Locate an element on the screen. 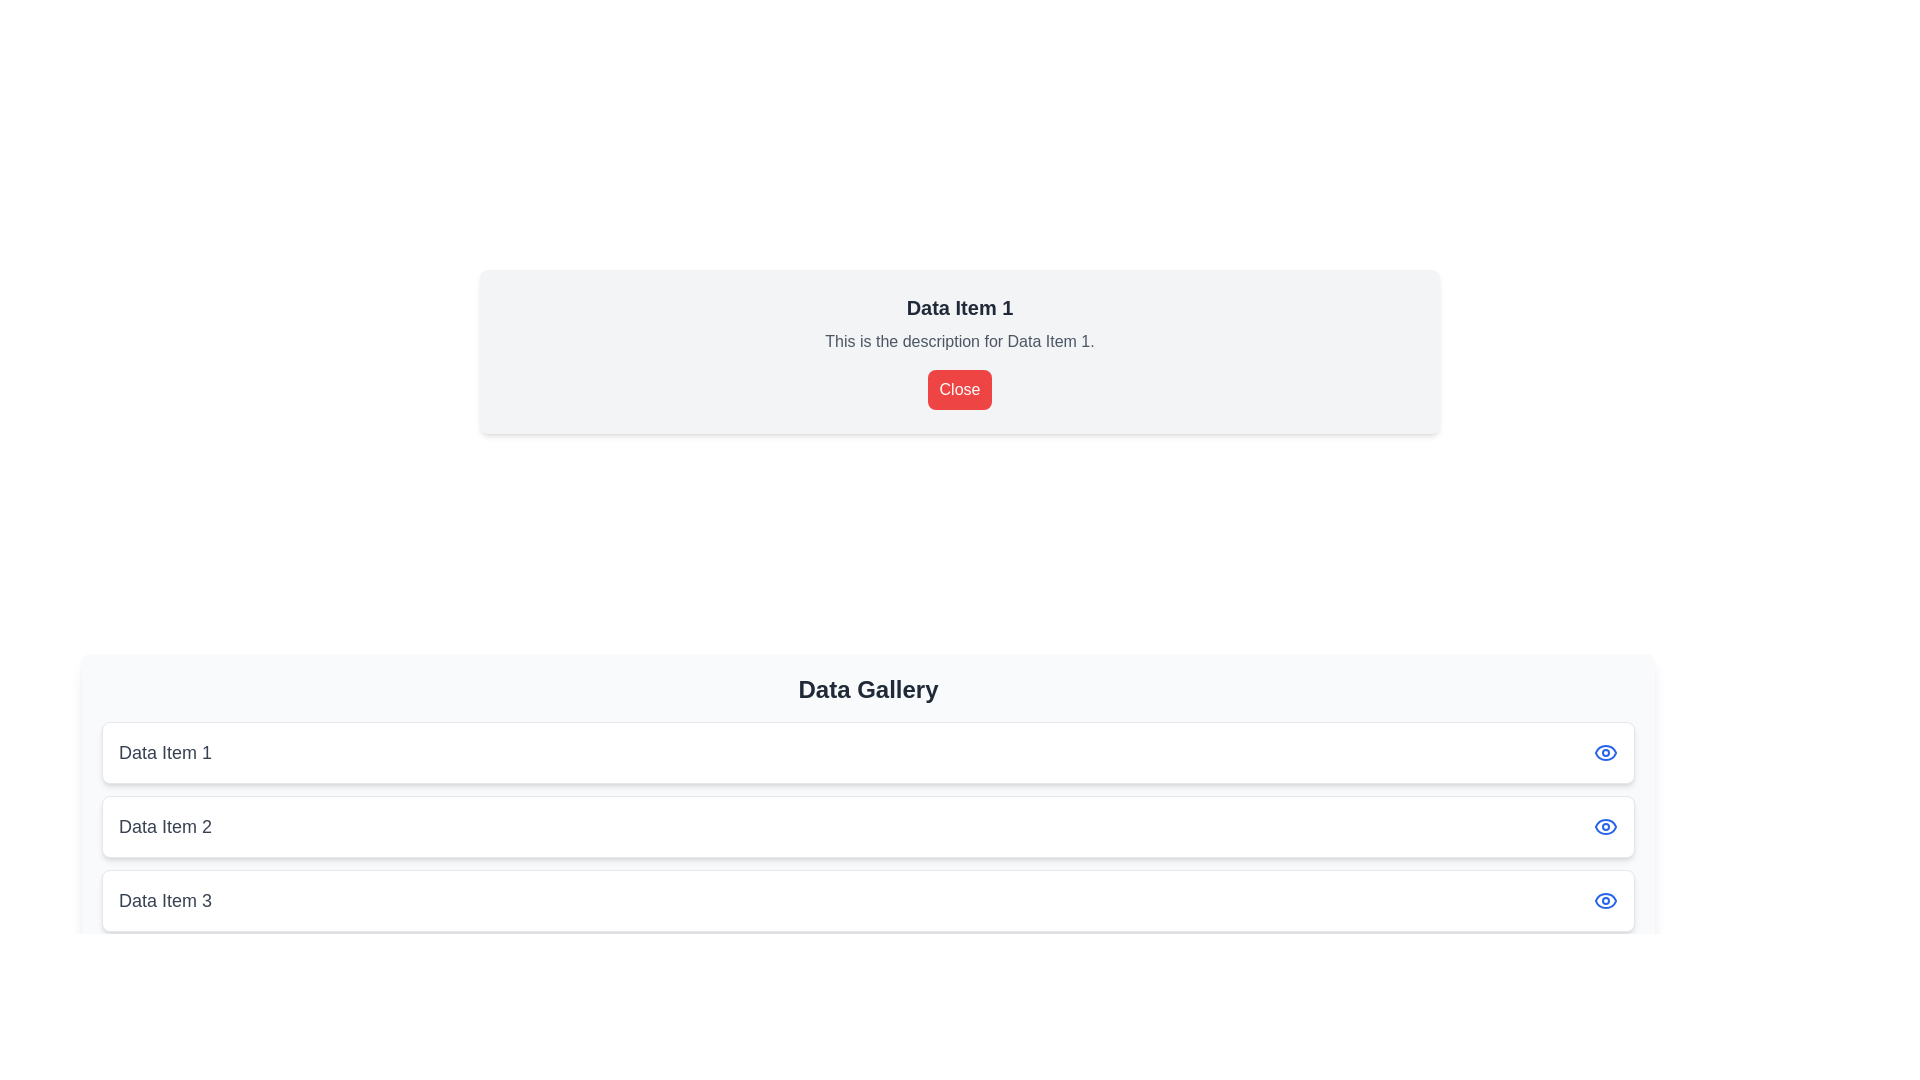  the eye-shaped icon with a blue stroke outline located to the right of 'Data Item 3' in the third row is located at coordinates (1606, 901).